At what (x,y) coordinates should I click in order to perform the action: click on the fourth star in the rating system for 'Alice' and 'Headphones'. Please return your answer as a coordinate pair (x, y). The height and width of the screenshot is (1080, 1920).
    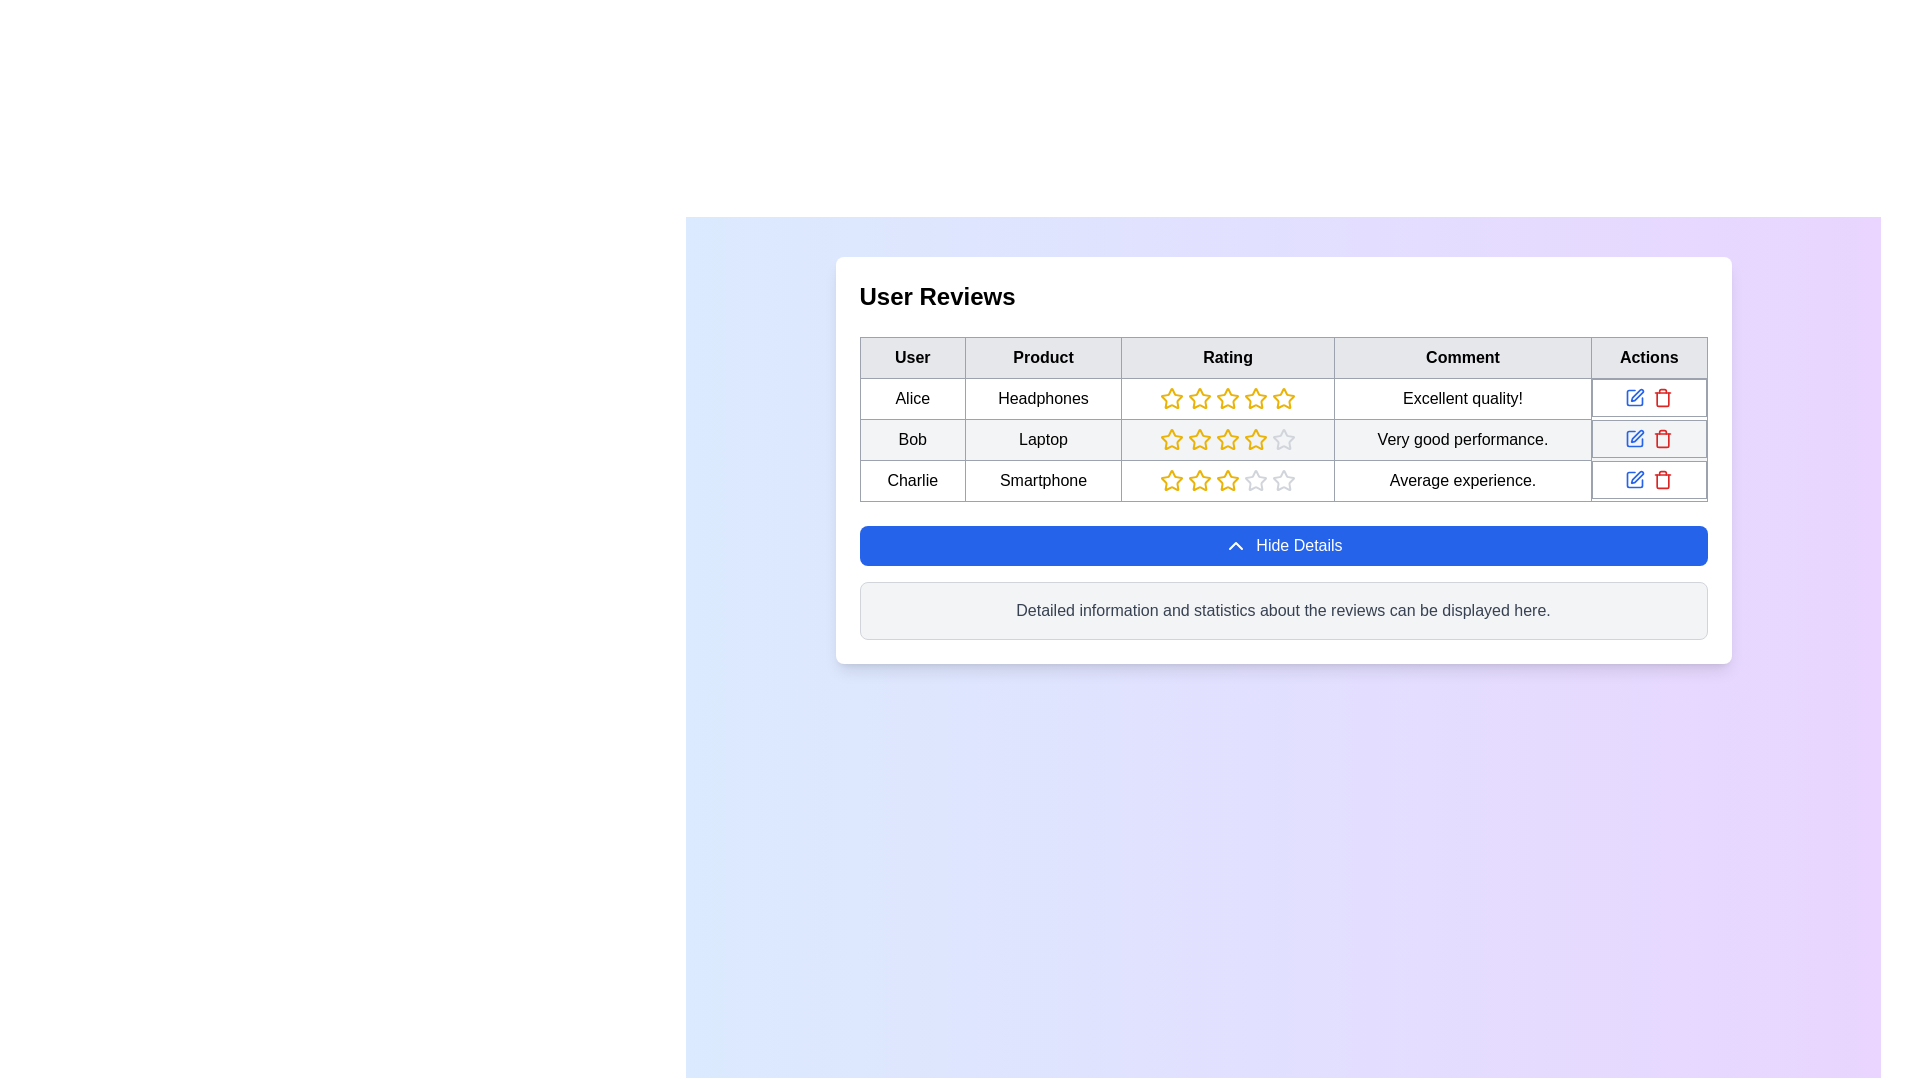
    Looking at the image, I should click on (1255, 398).